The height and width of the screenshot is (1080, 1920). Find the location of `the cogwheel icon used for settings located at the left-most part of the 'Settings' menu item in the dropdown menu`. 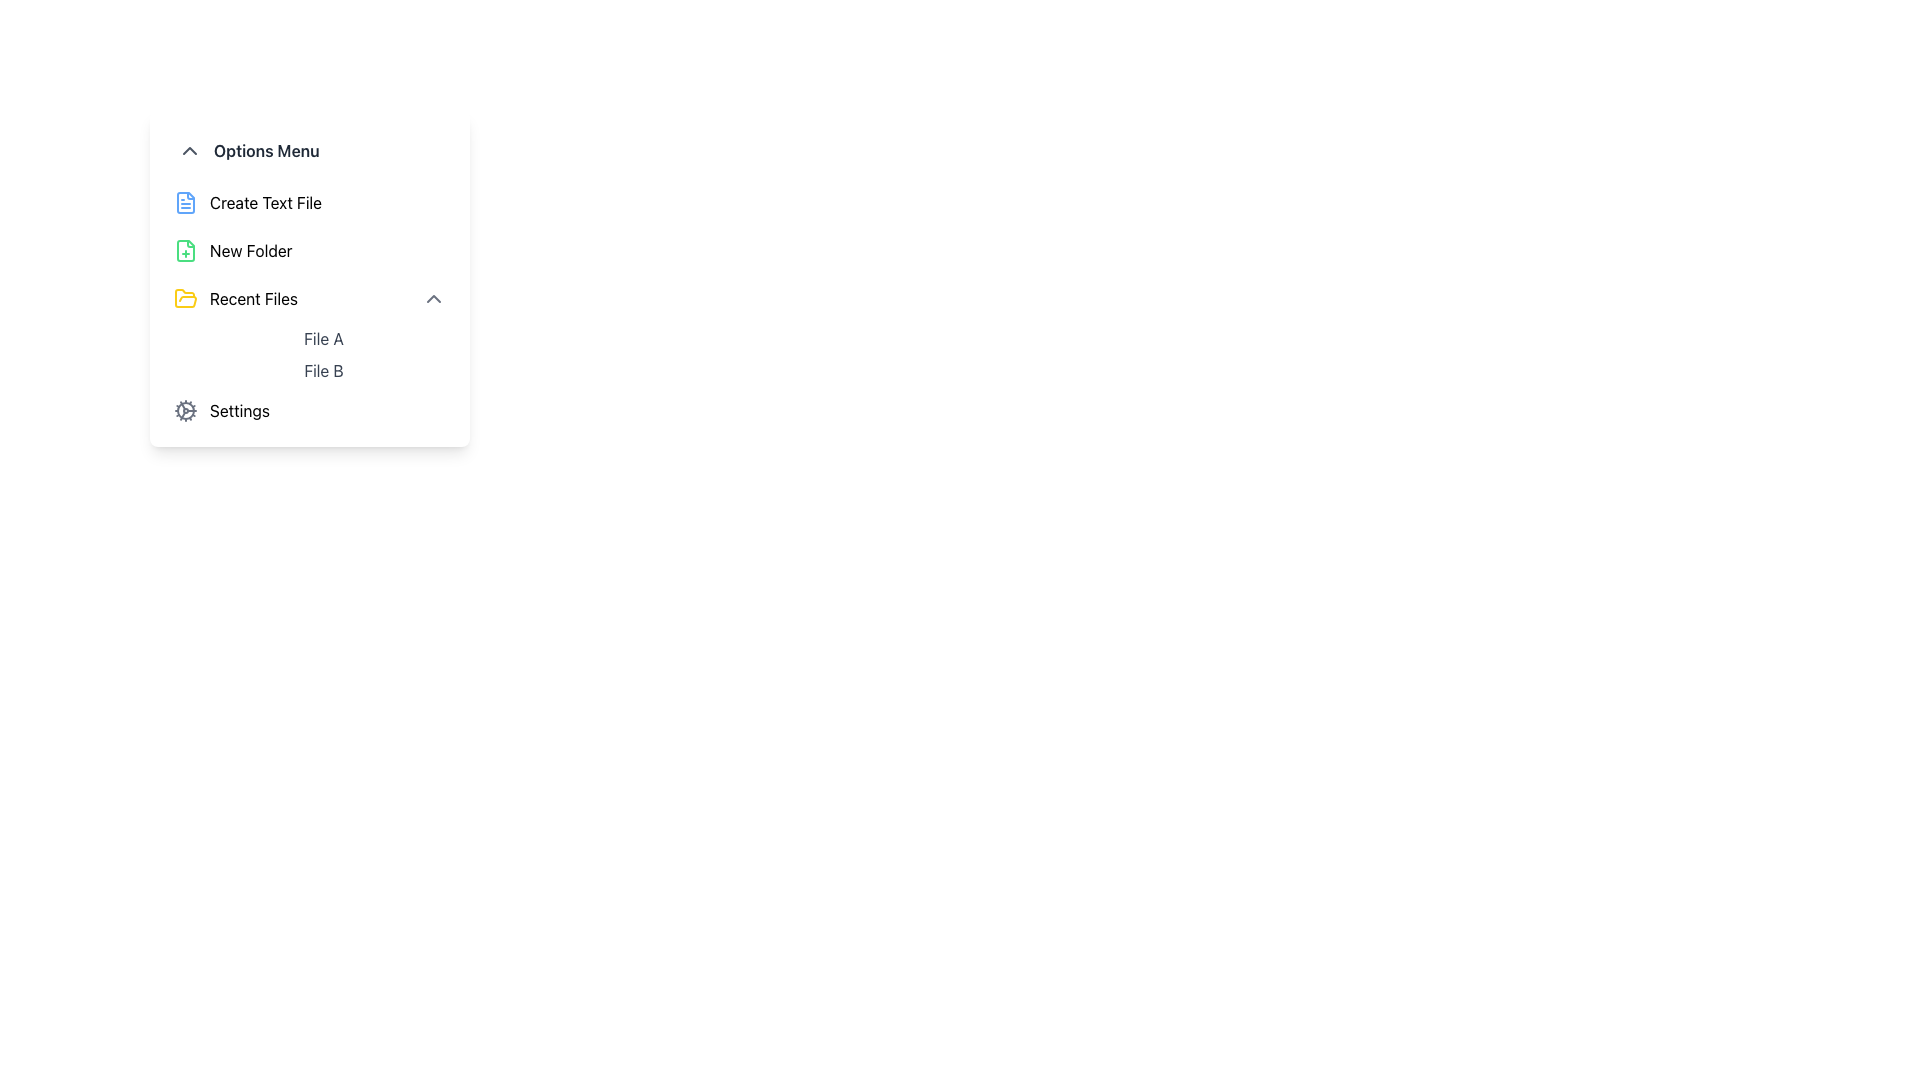

the cogwheel icon used for settings located at the left-most part of the 'Settings' menu item in the dropdown menu is located at coordinates (186, 410).